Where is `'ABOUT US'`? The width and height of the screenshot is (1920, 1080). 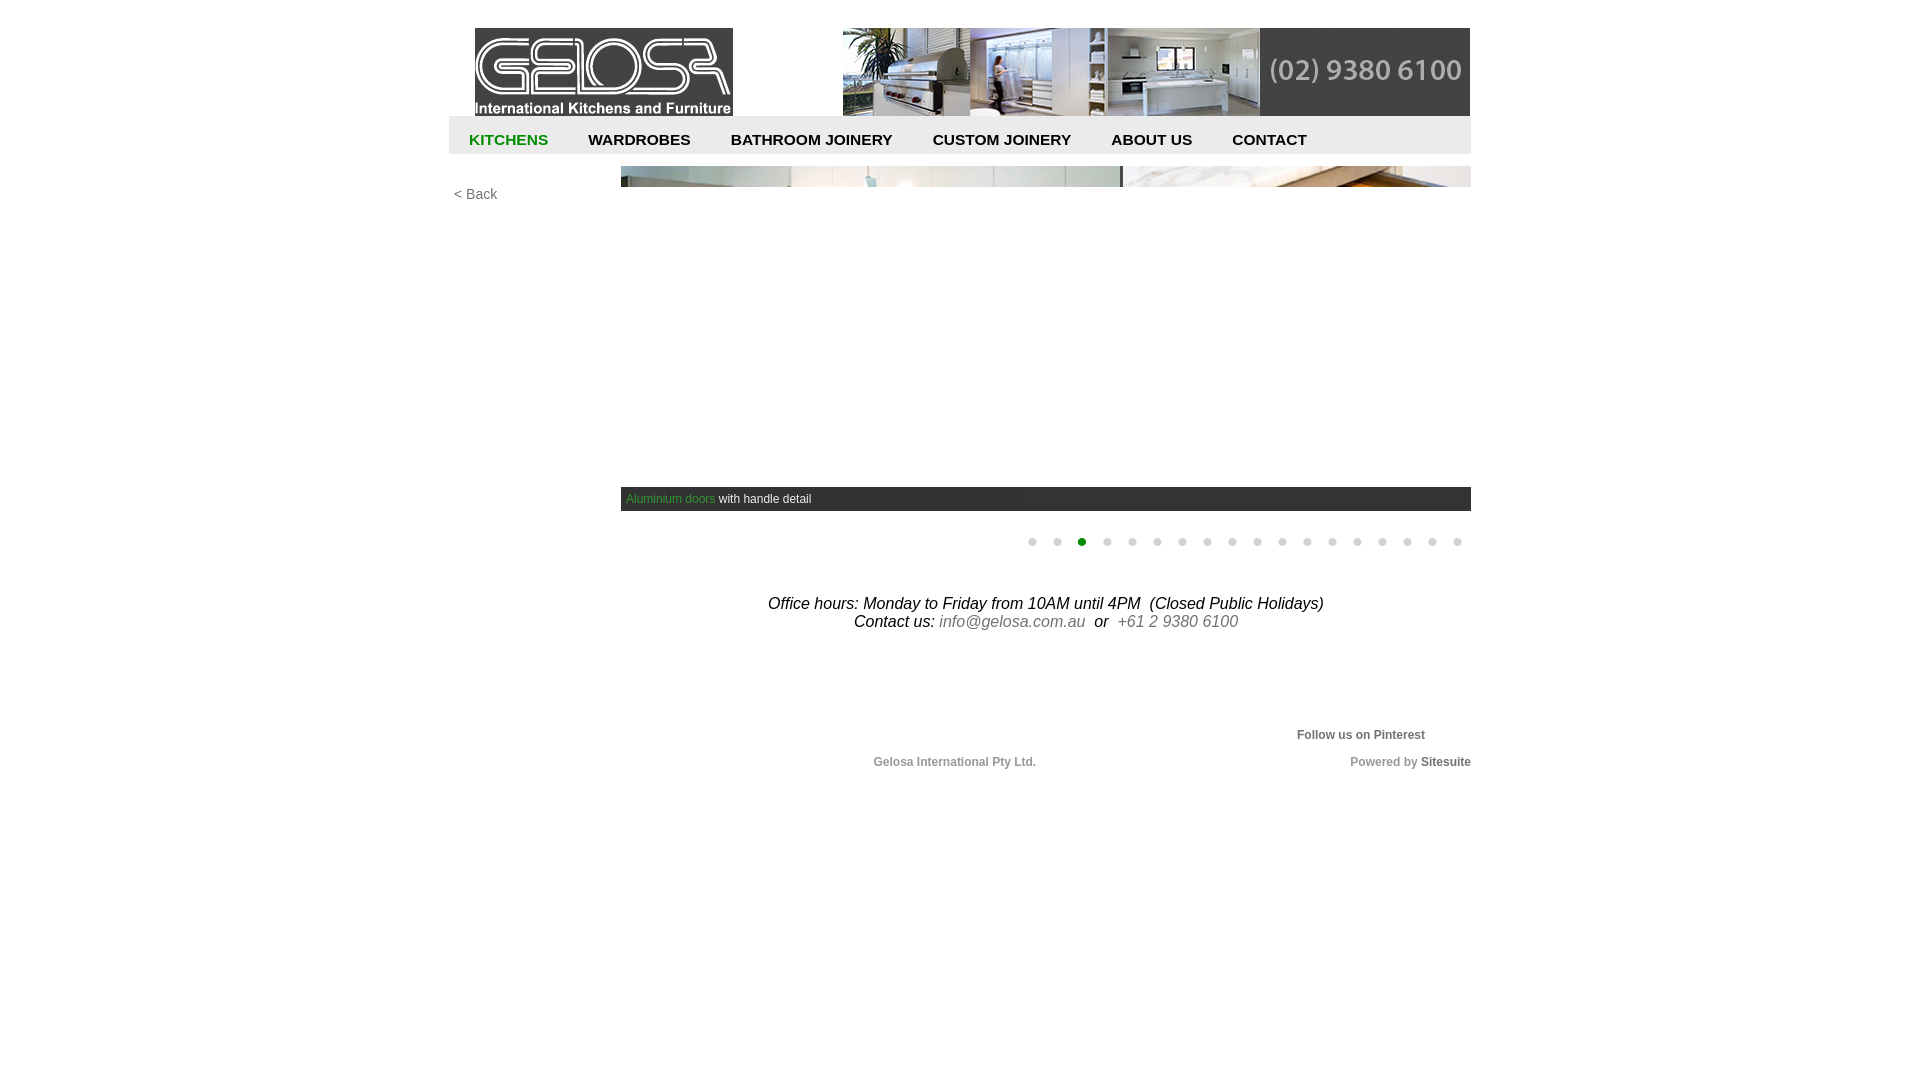
'ABOUT US' is located at coordinates (1151, 144).